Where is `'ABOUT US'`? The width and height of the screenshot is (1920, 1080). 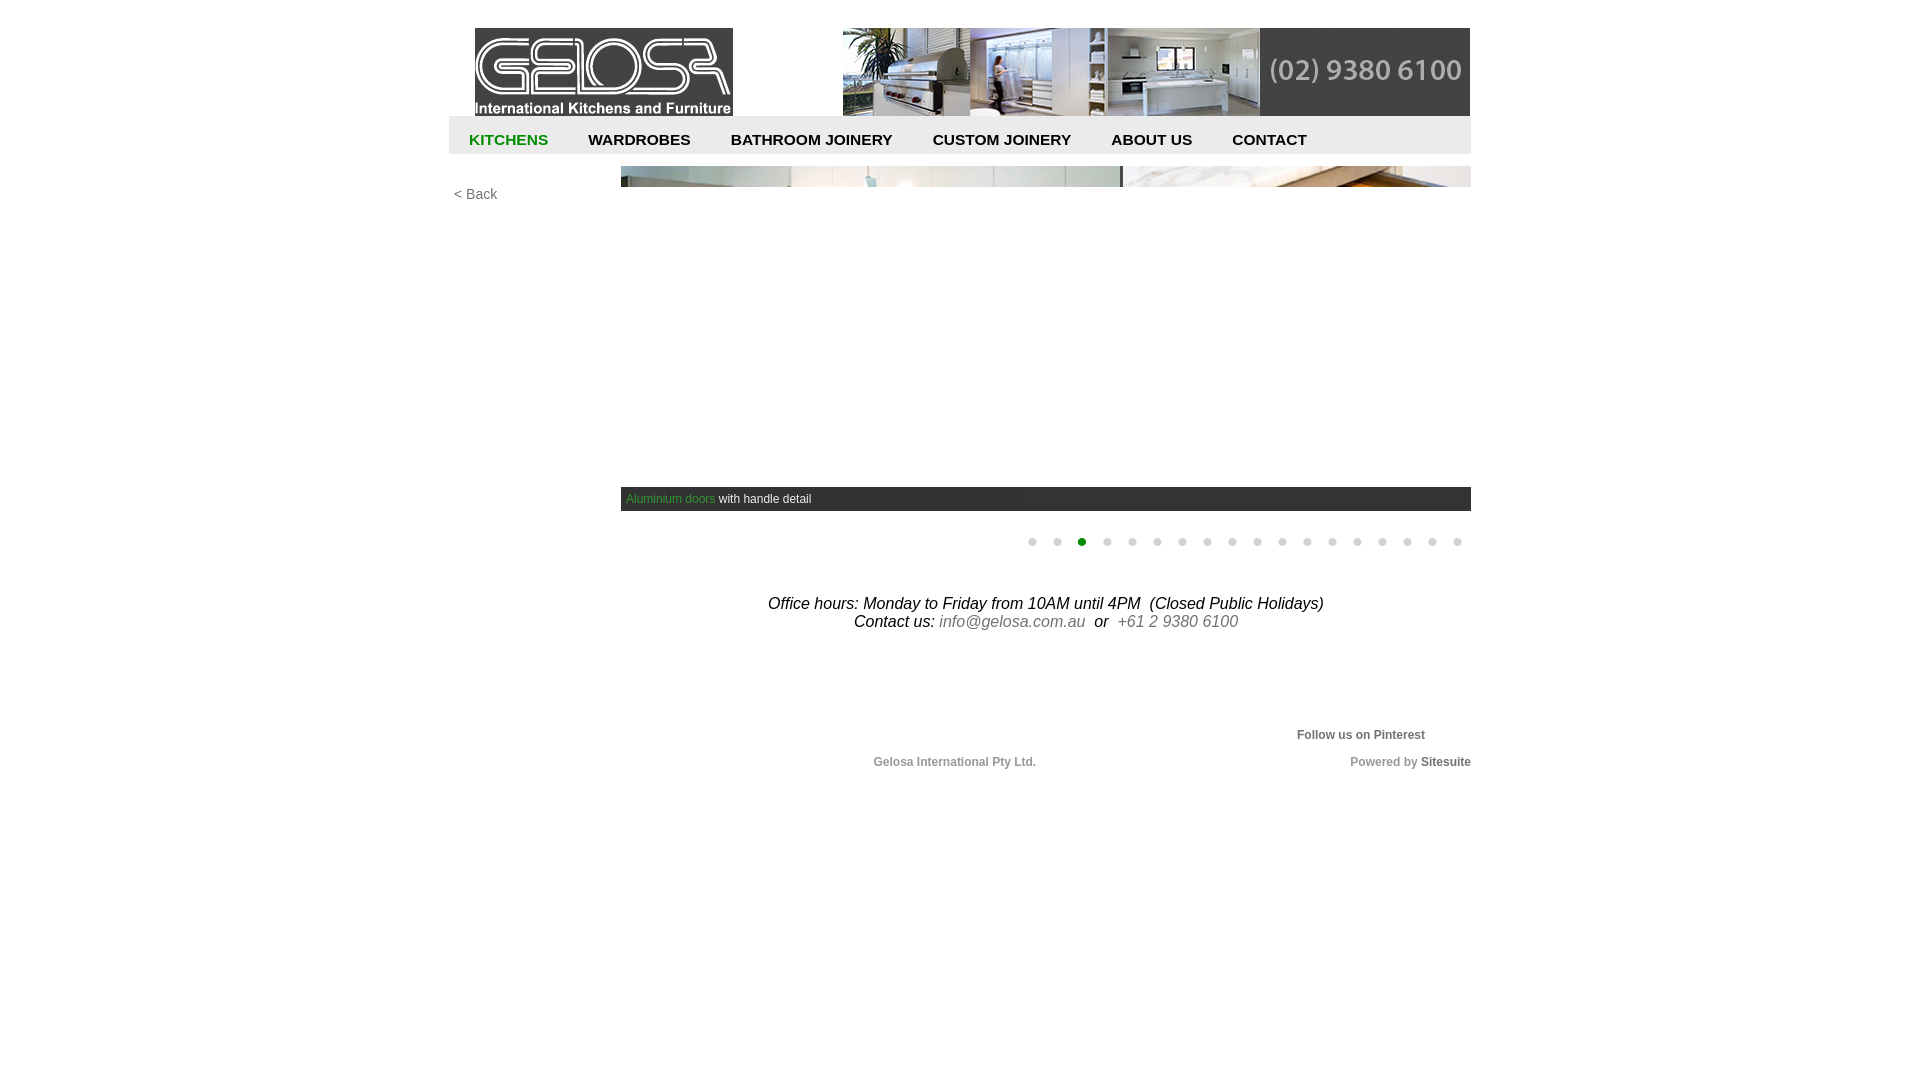
'ABOUT US' is located at coordinates (1151, 144).